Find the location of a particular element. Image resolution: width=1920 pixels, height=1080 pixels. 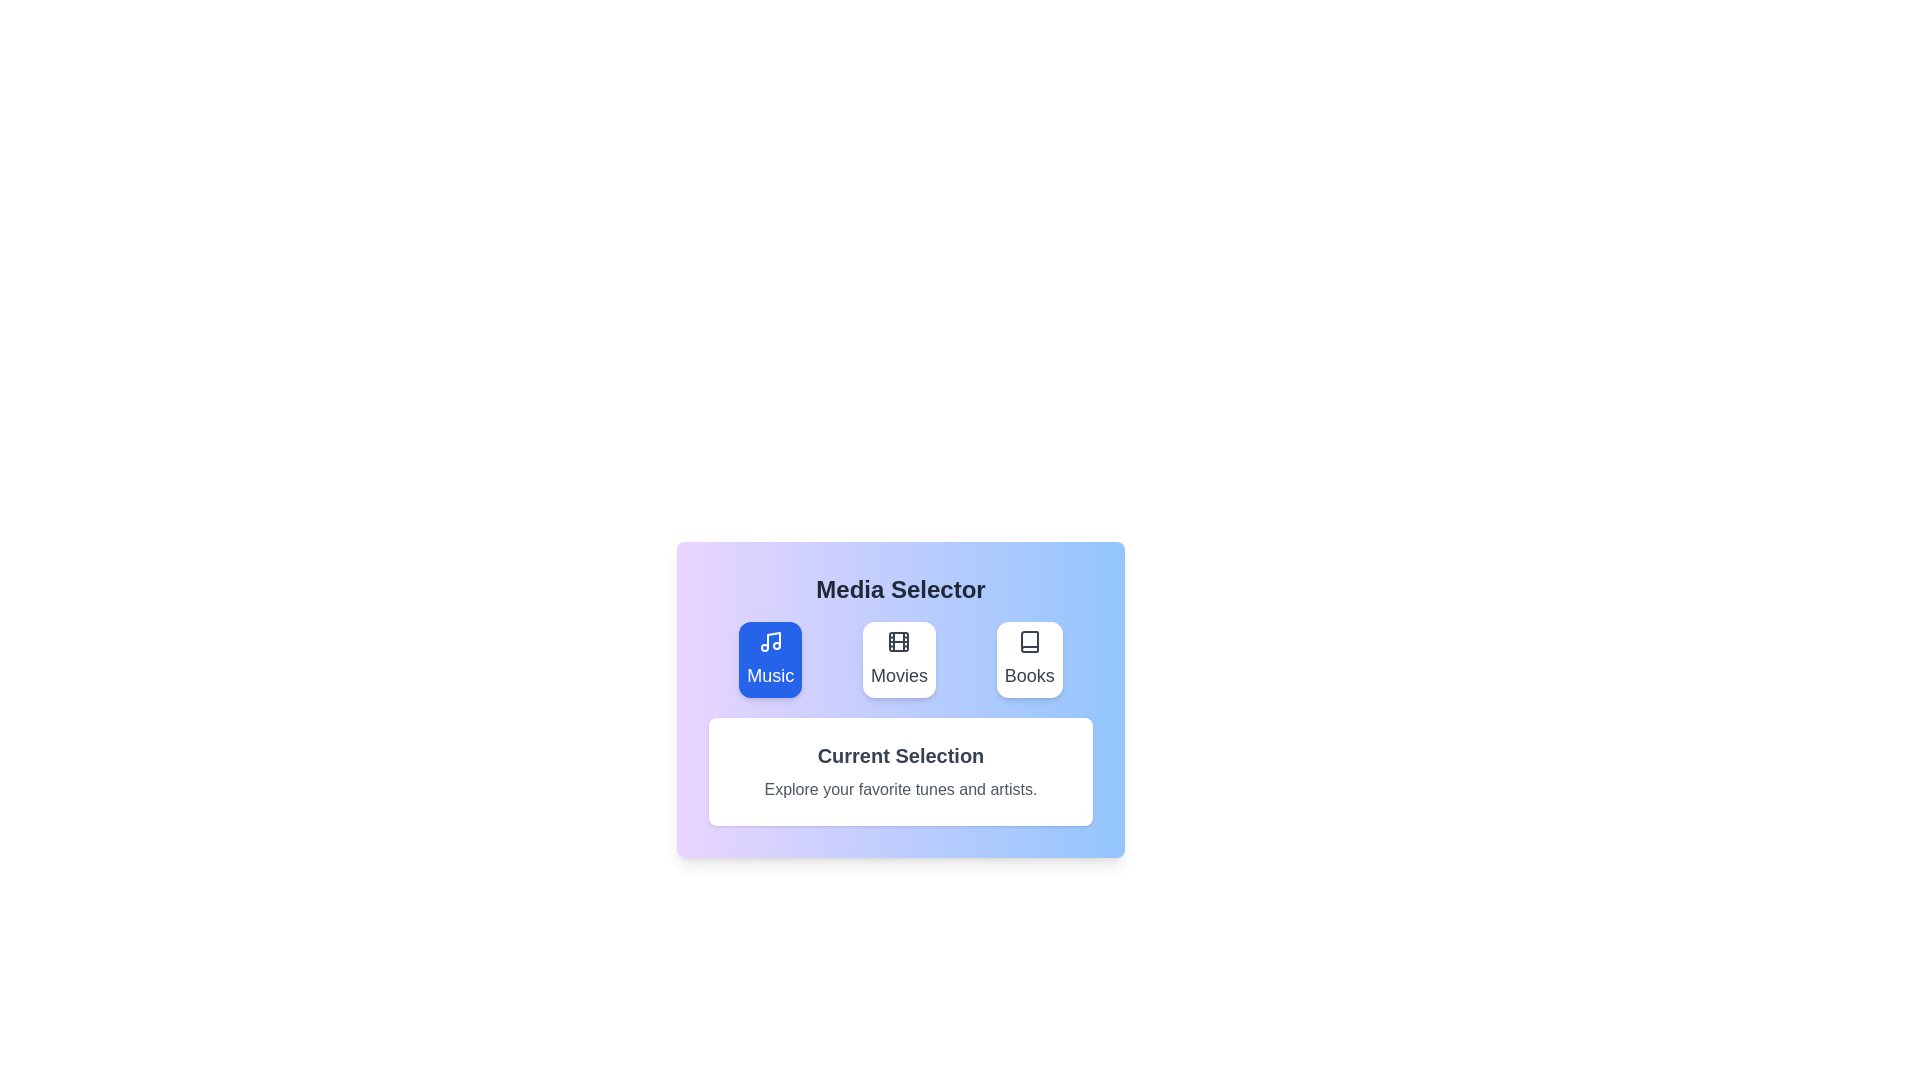

the text label displaying 'Movies', which is styled in bold and located below the movie reel icon in the Media Selector section is located at coordinates (898, 675).